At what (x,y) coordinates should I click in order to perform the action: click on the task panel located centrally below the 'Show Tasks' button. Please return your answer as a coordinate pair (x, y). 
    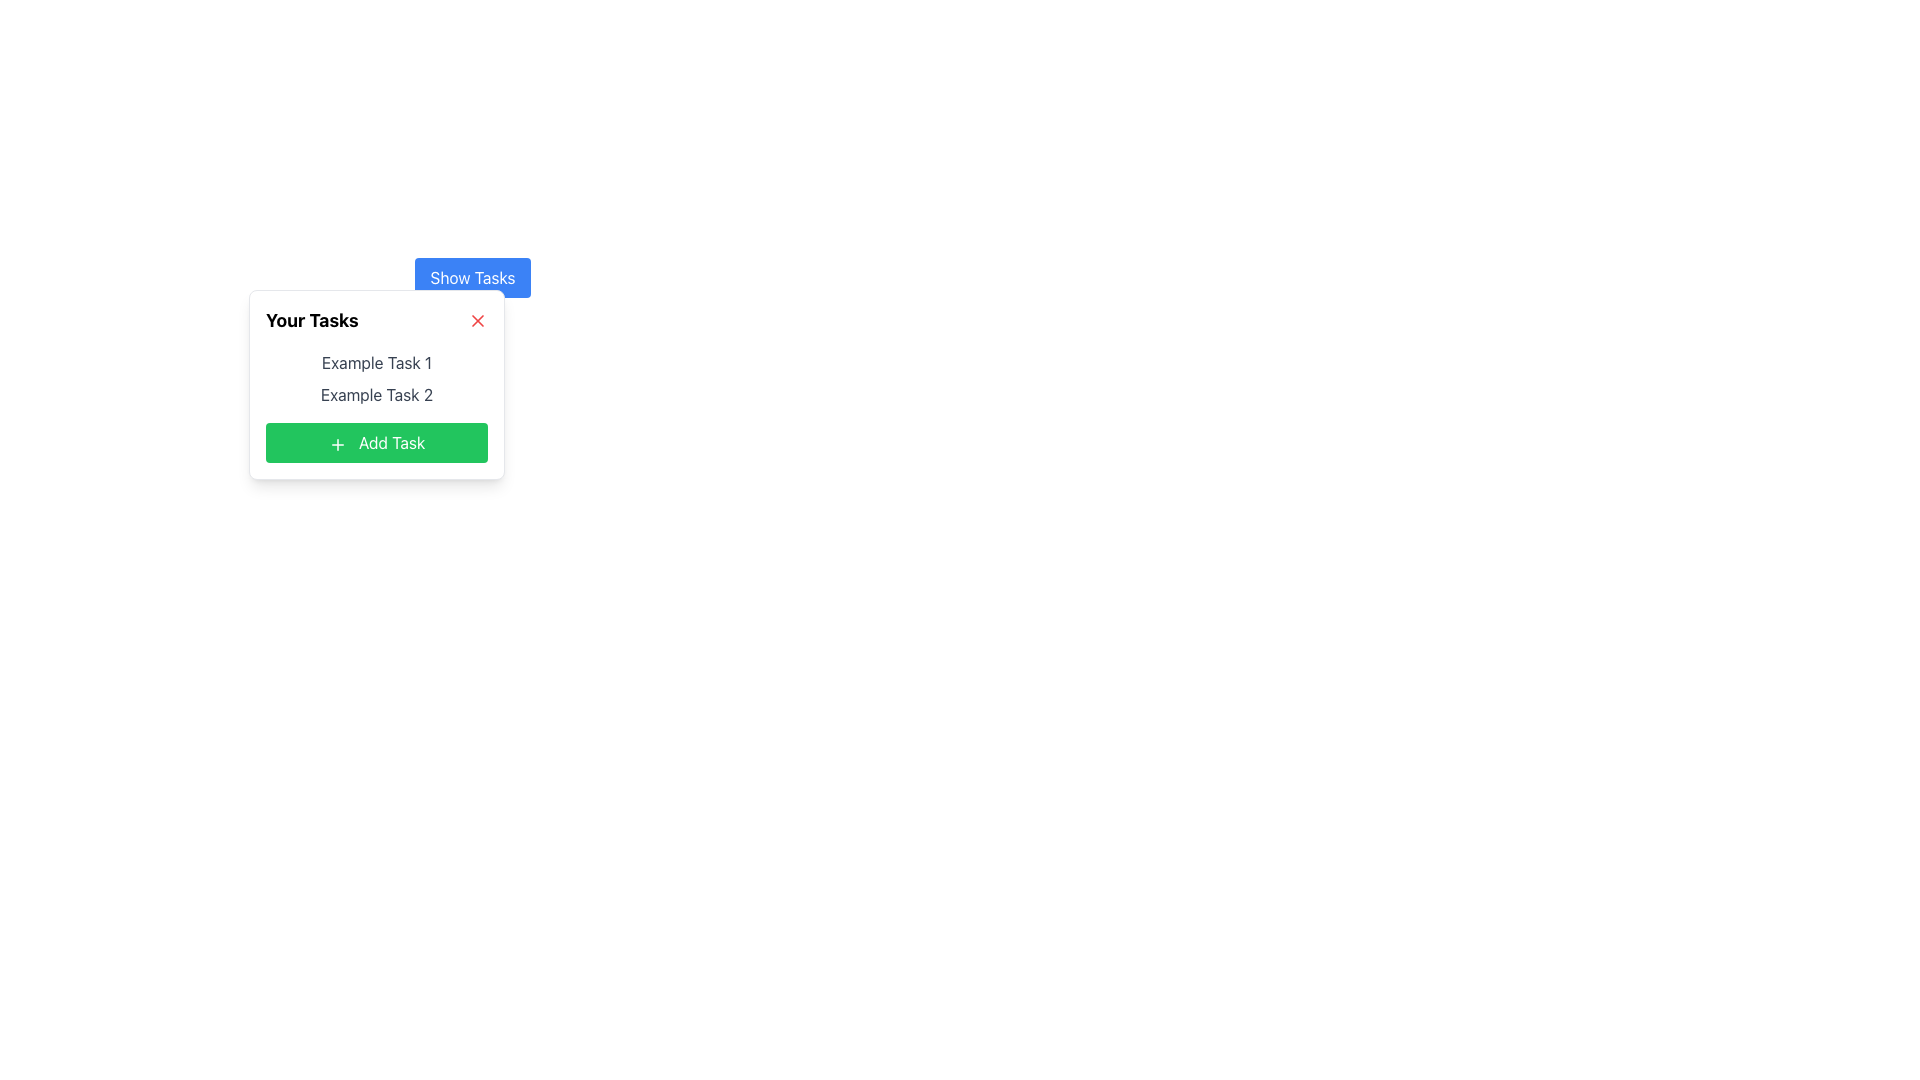
    Looking at the image, I should click on (472, 454).